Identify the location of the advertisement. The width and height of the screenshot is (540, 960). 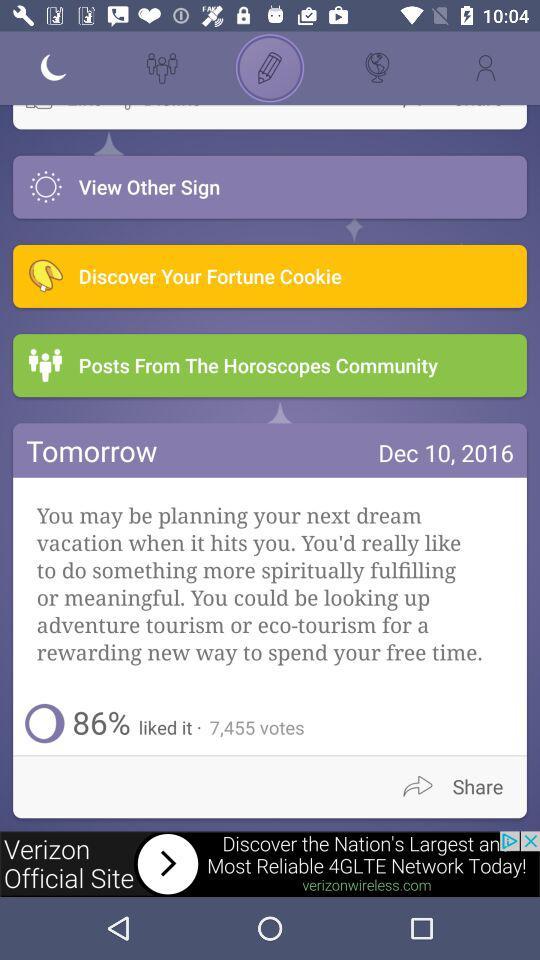
(270, 863).